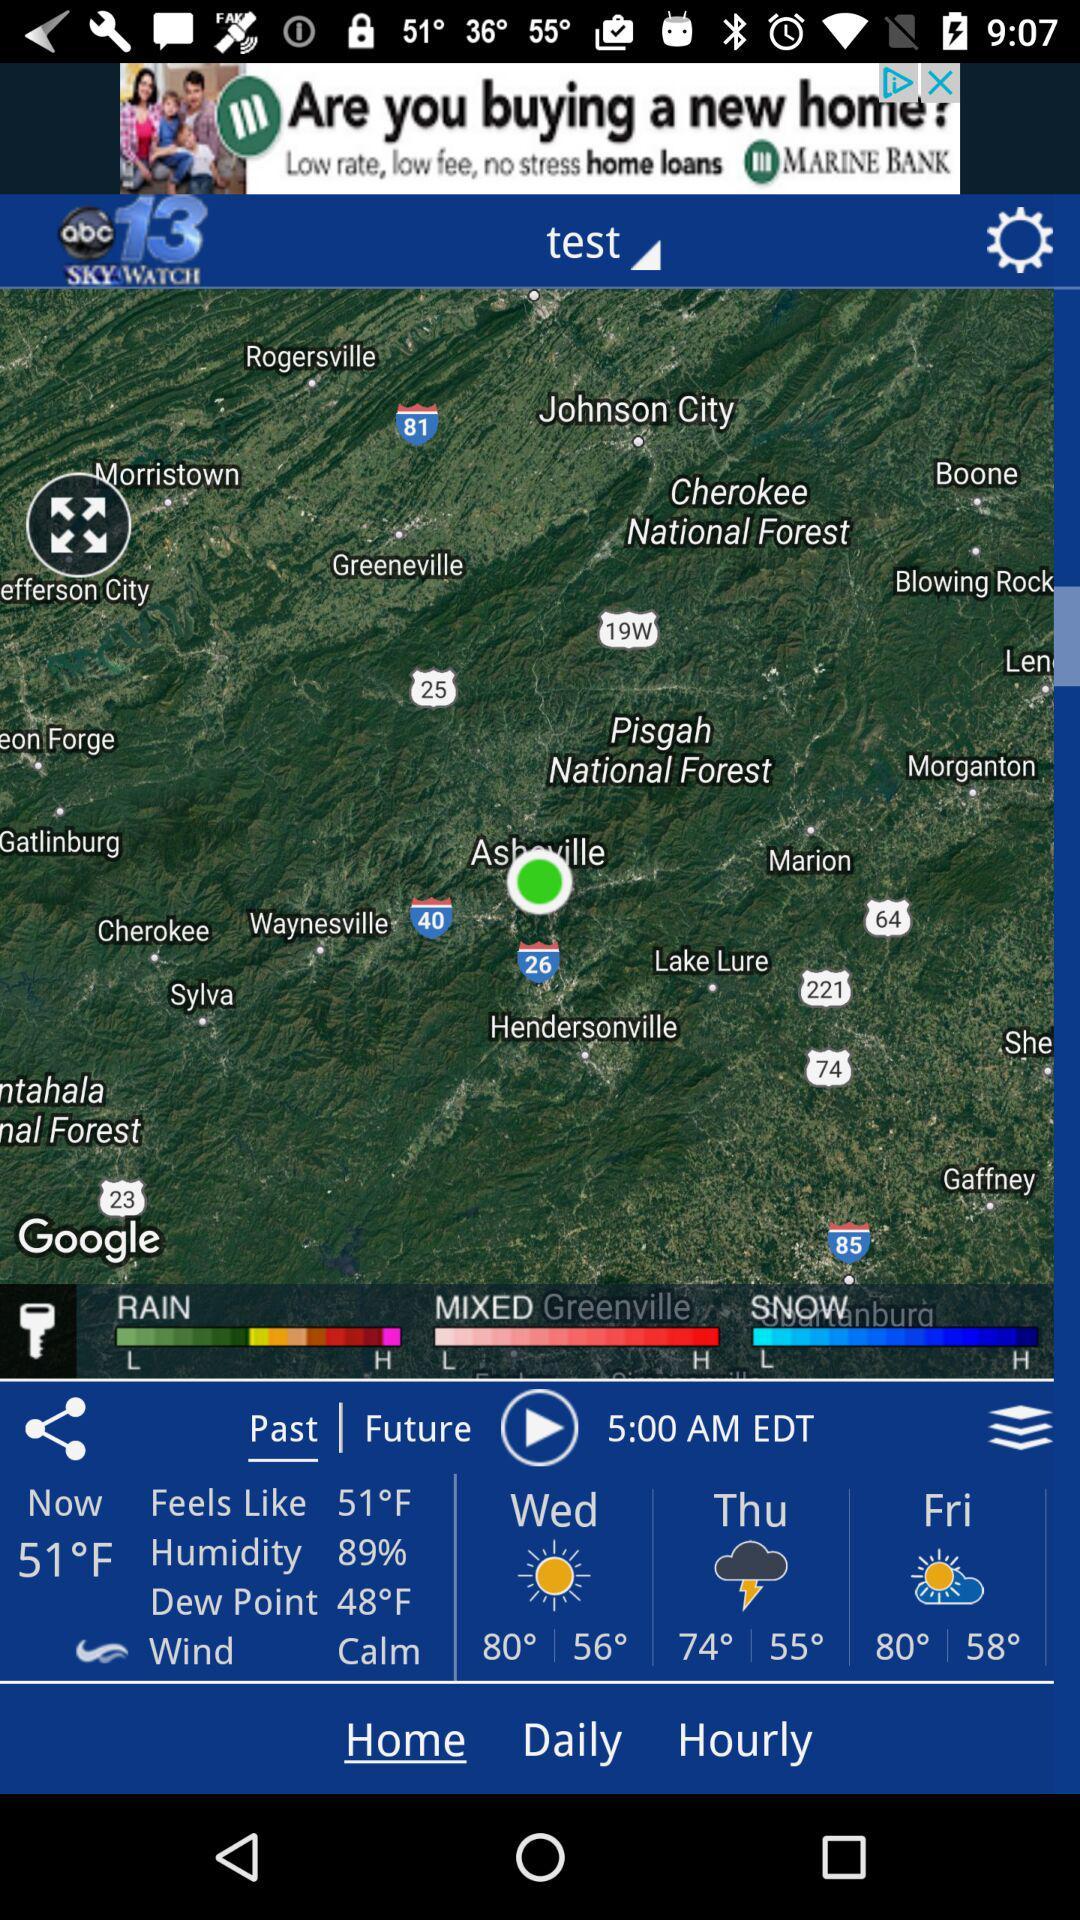  What do you see at coordinates (58, 1426) in the screenshot?
I see `the share icon` at bounding box center [58, 1426].